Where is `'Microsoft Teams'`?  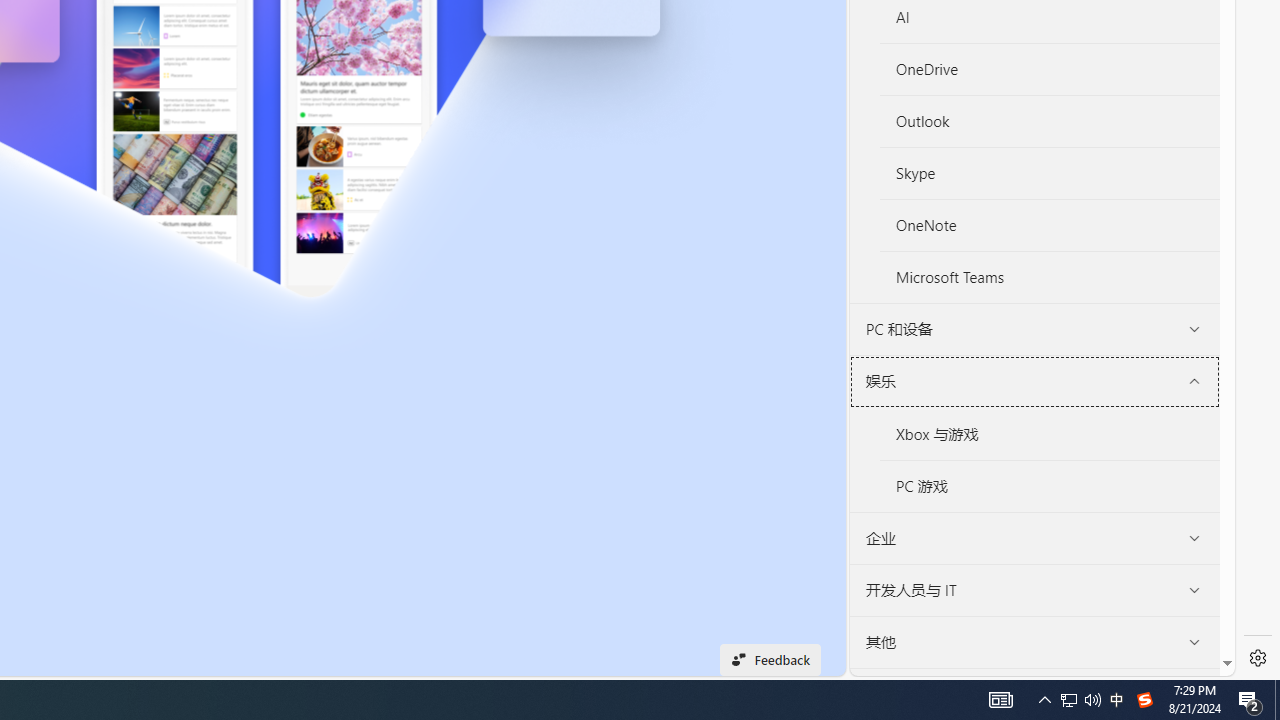
'Microsoft Teams' is located at coordinates (1049, 277).